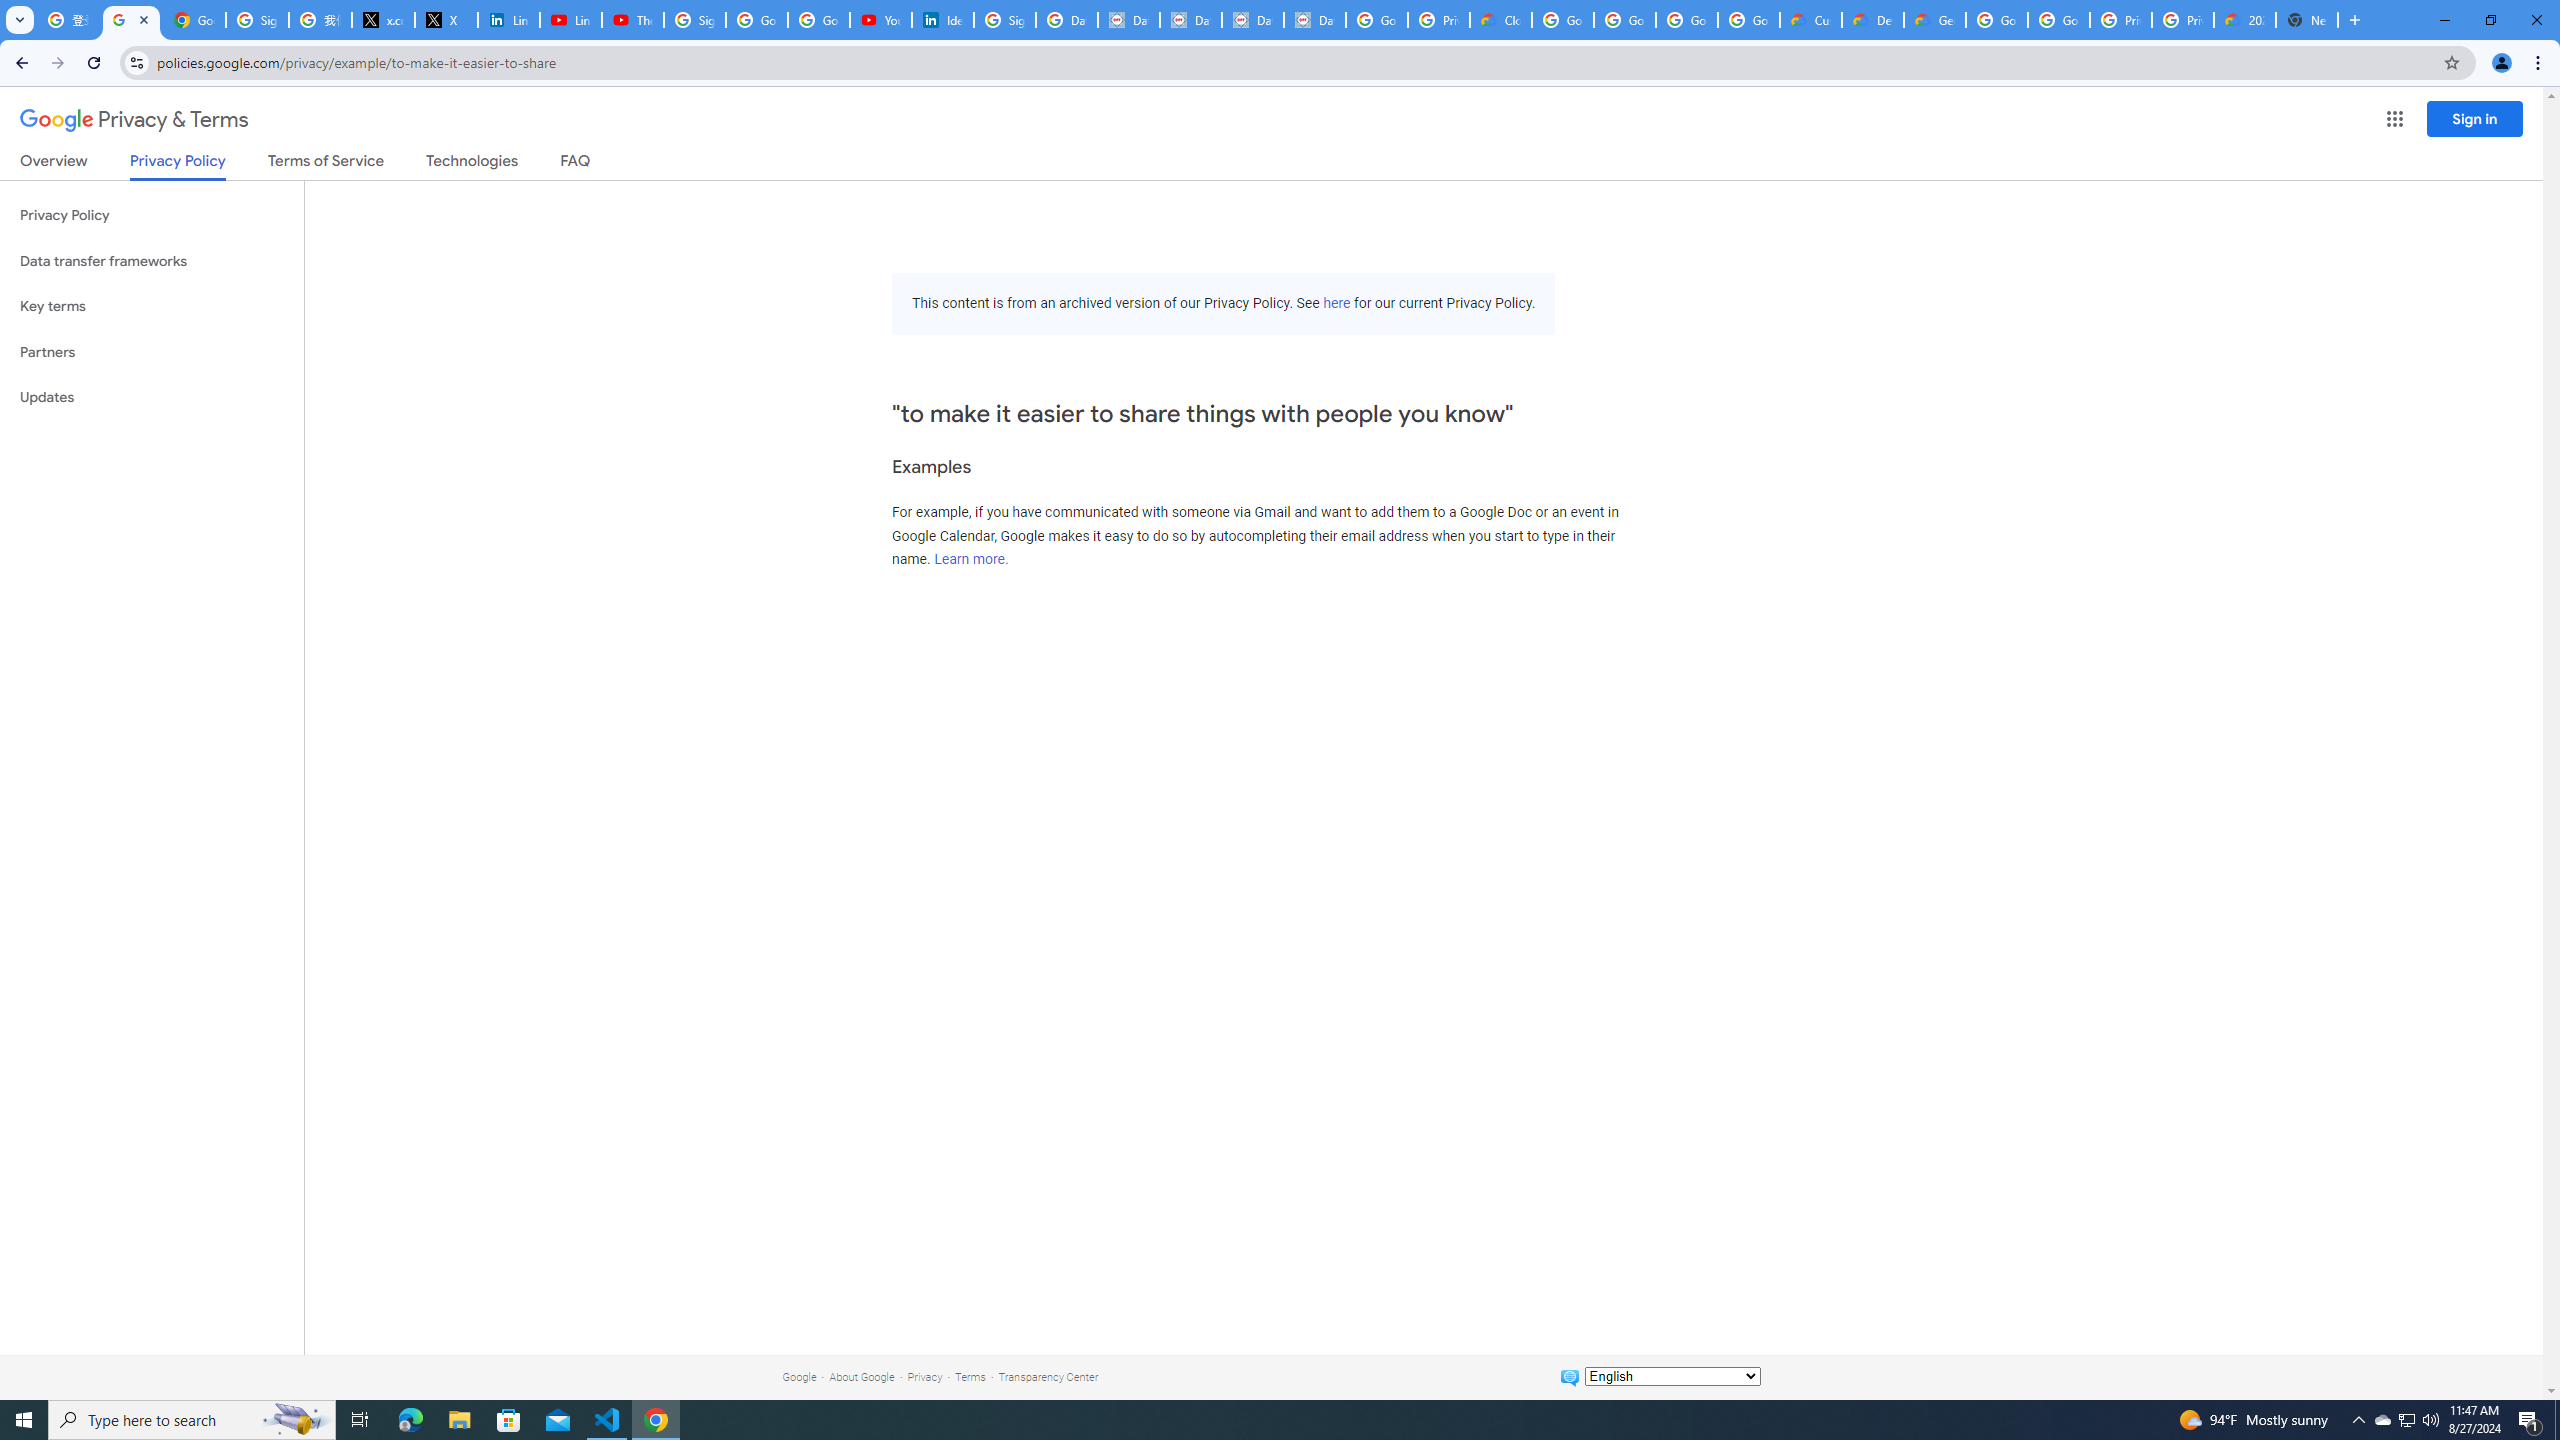  I want to click on 'Privacy & Terms', so click(134, 119).